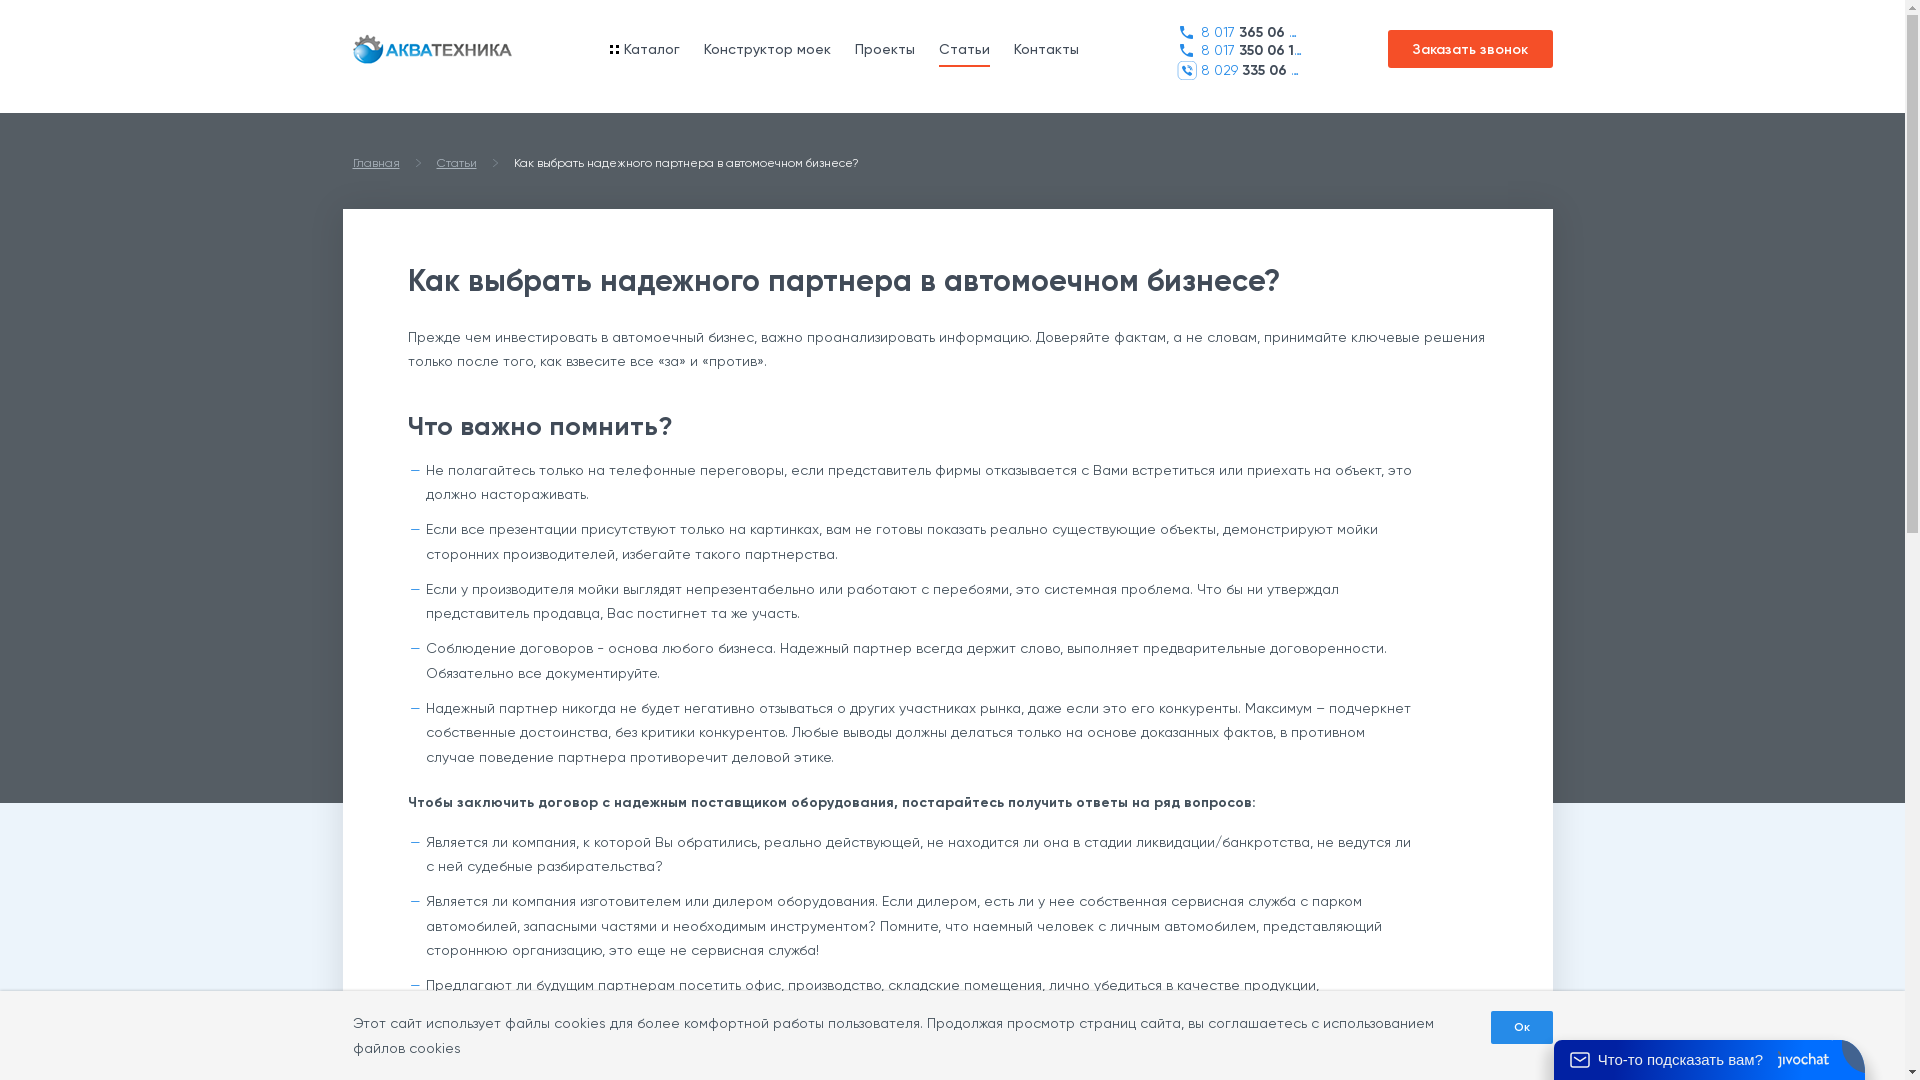 Image resolution: width=1920 pixels, height=1080 pixels. I want to click on '8 017 365 06 45', so click(1237, 32).